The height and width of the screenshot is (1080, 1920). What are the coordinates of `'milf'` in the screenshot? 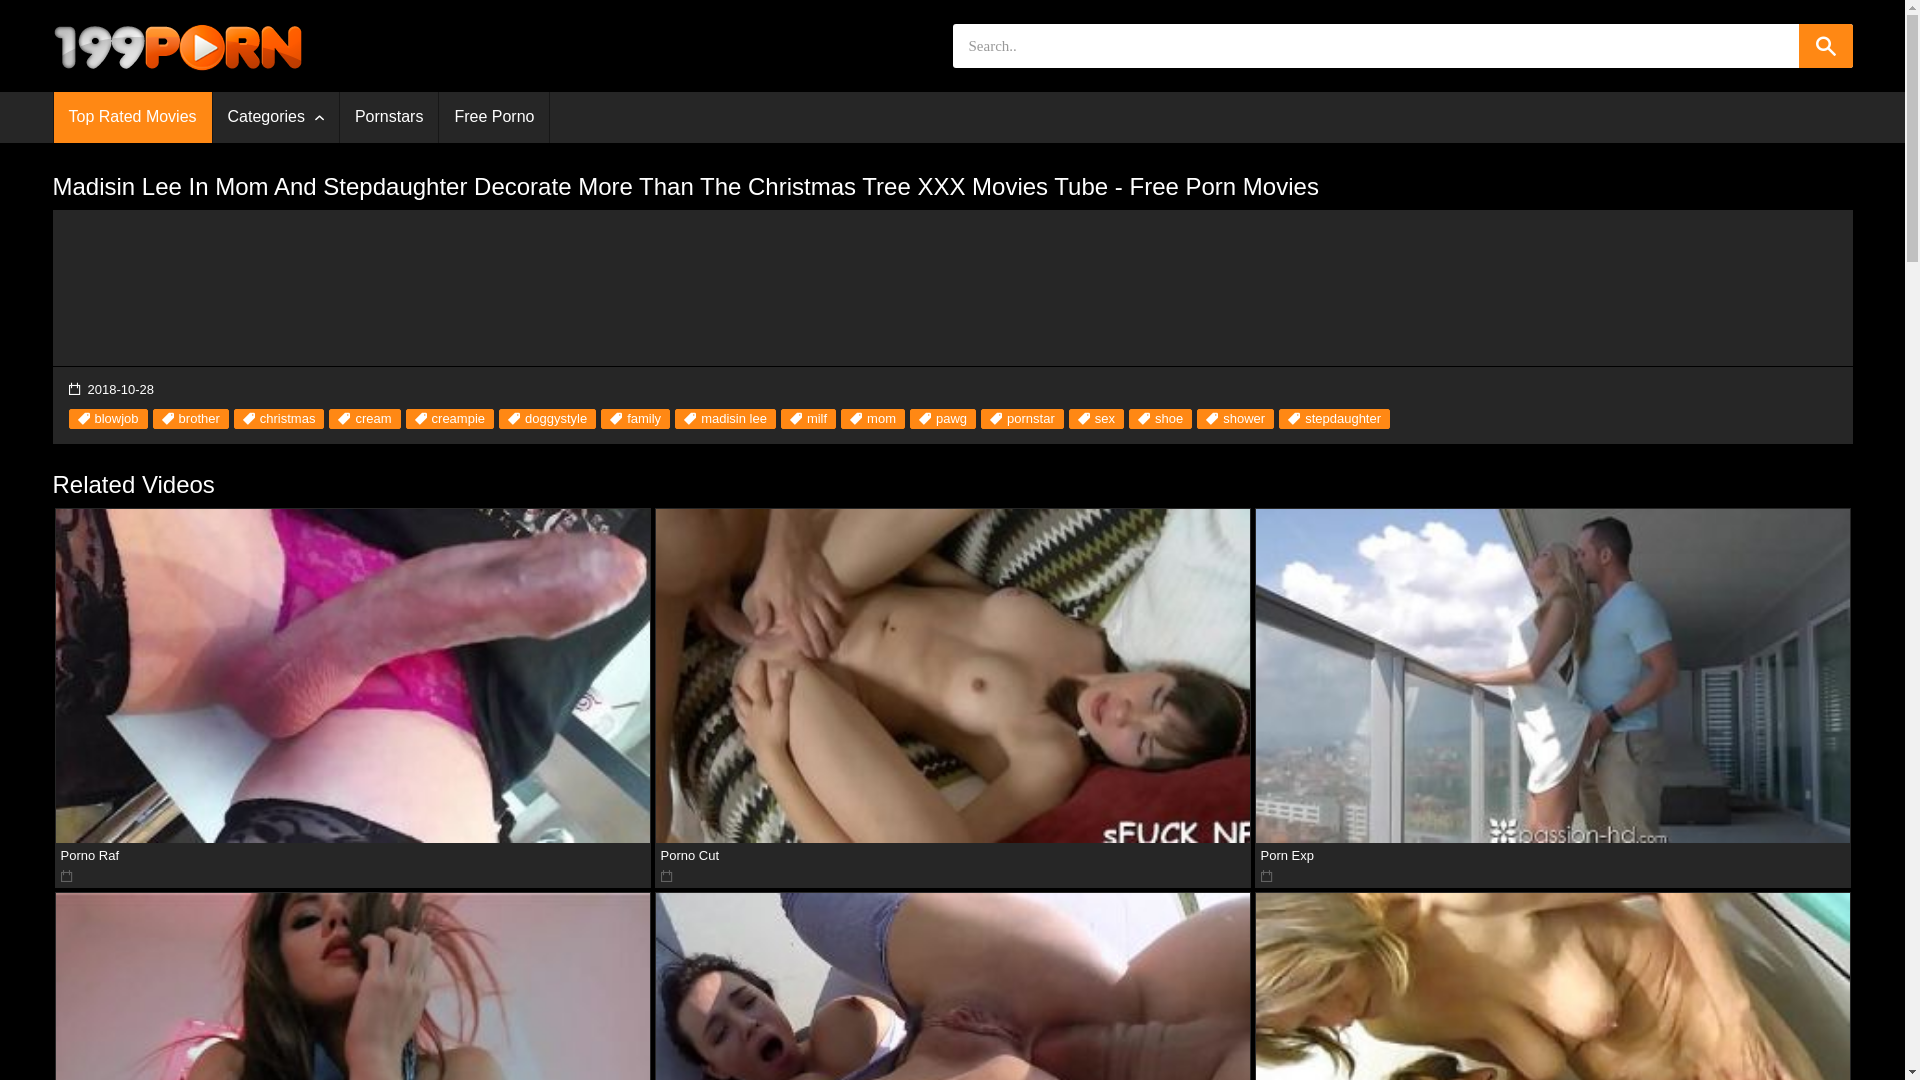 It's located at (808, 418).